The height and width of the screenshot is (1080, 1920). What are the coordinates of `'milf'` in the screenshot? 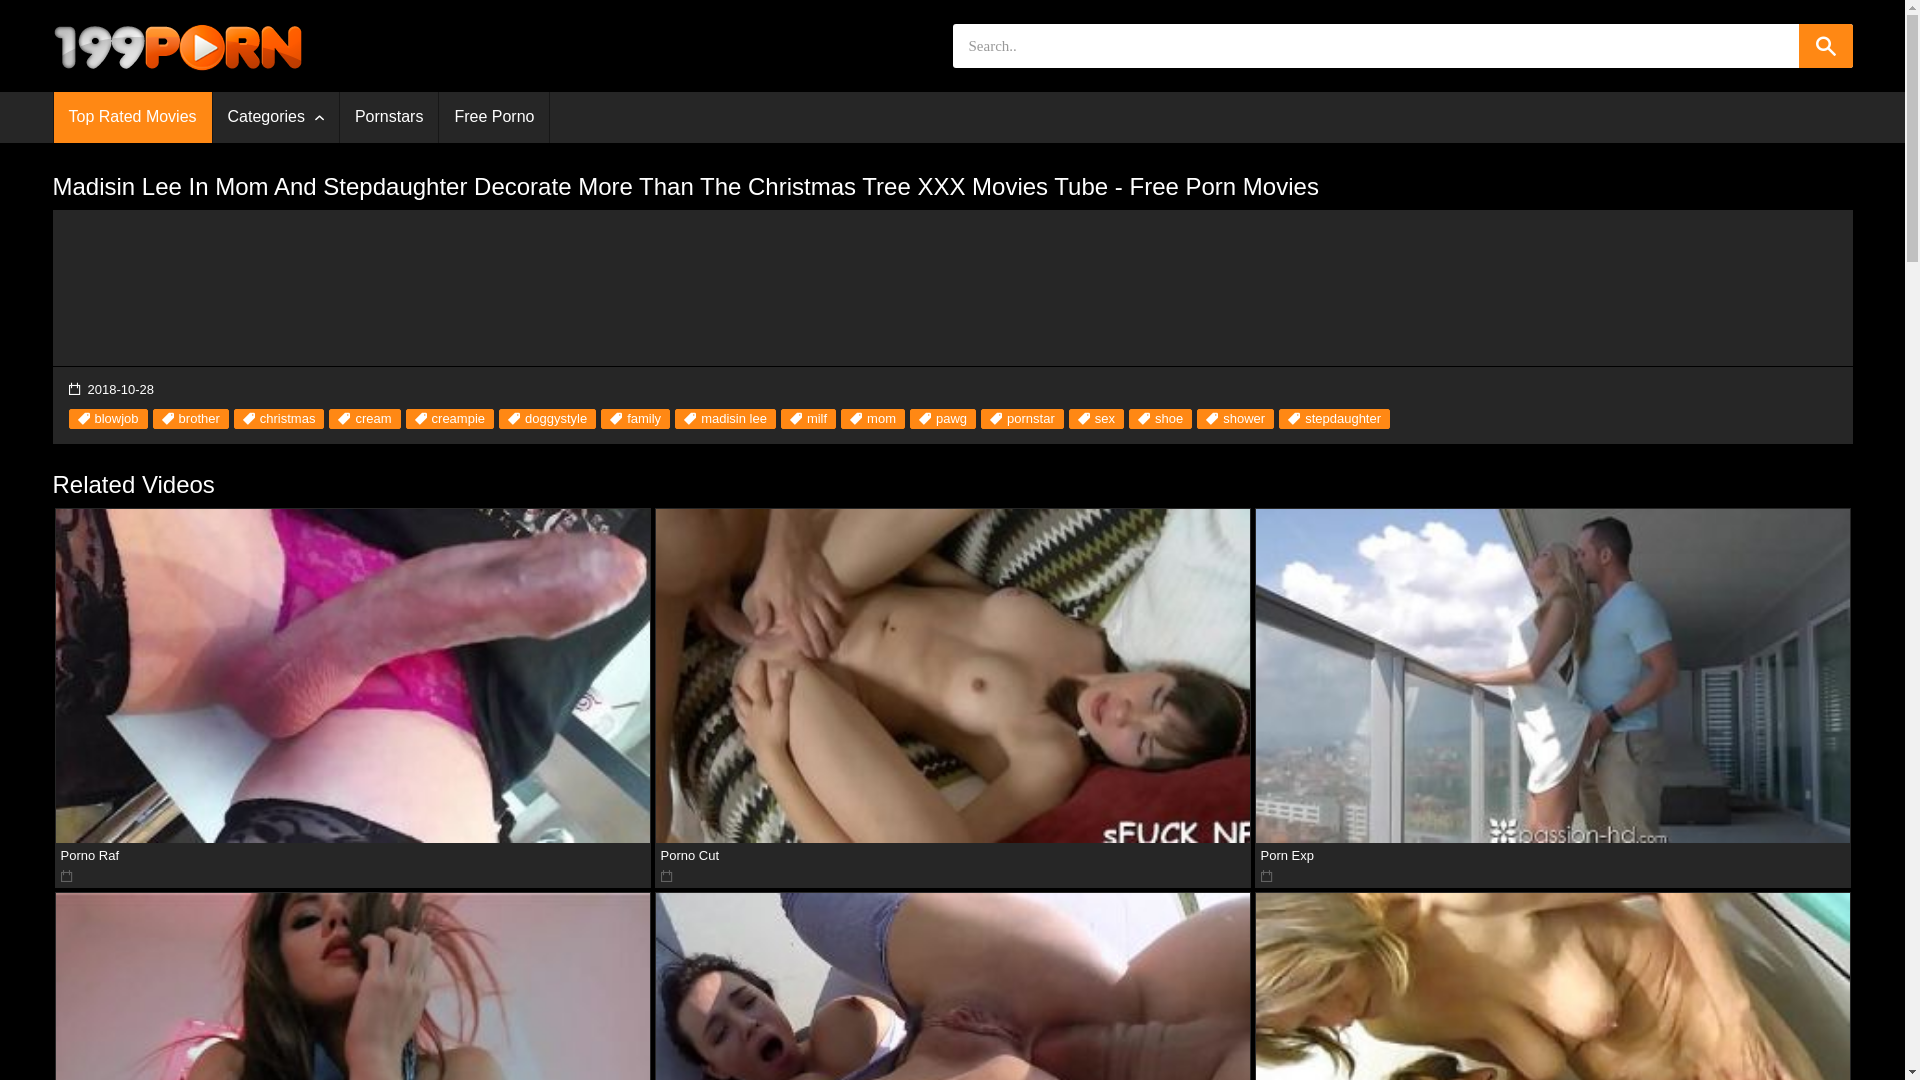 It's located at (808, 418).